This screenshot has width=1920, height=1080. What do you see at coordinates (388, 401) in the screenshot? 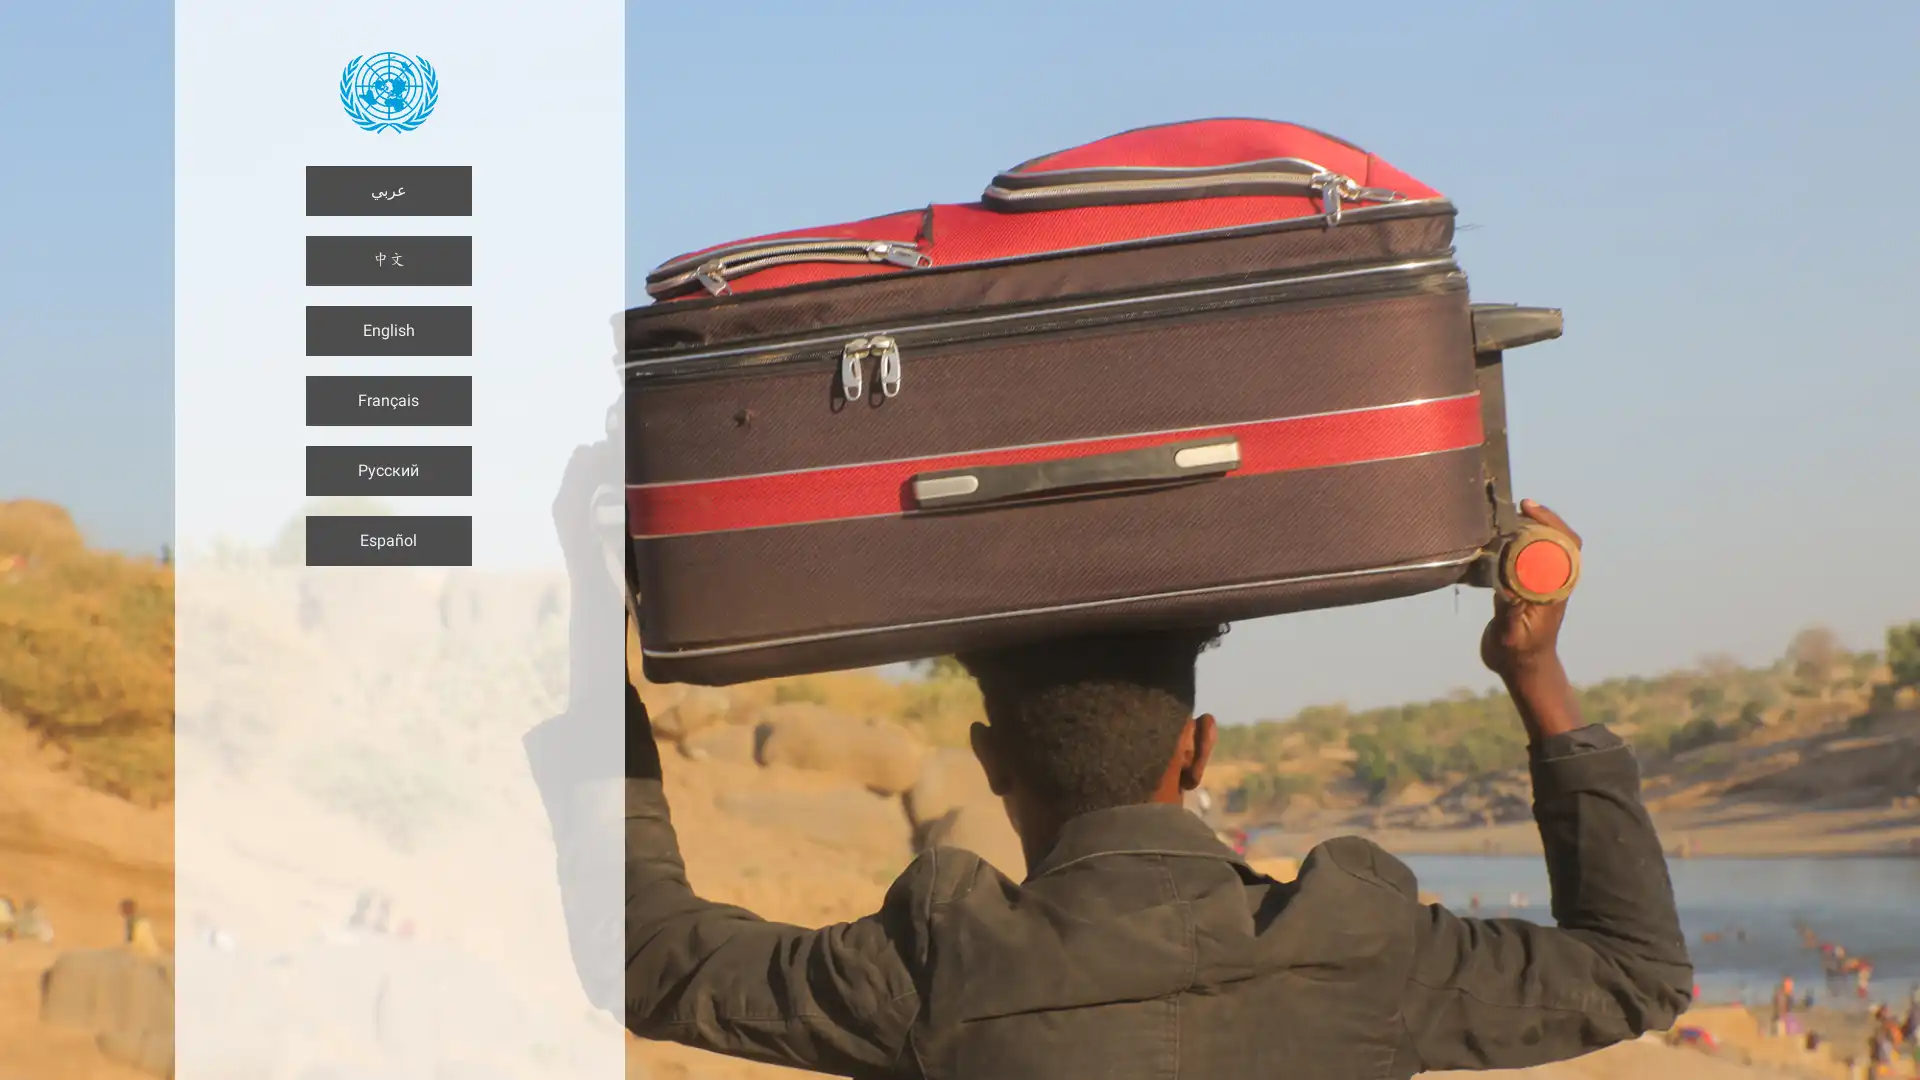
I see `Francais` at bounding box center [388, 401].